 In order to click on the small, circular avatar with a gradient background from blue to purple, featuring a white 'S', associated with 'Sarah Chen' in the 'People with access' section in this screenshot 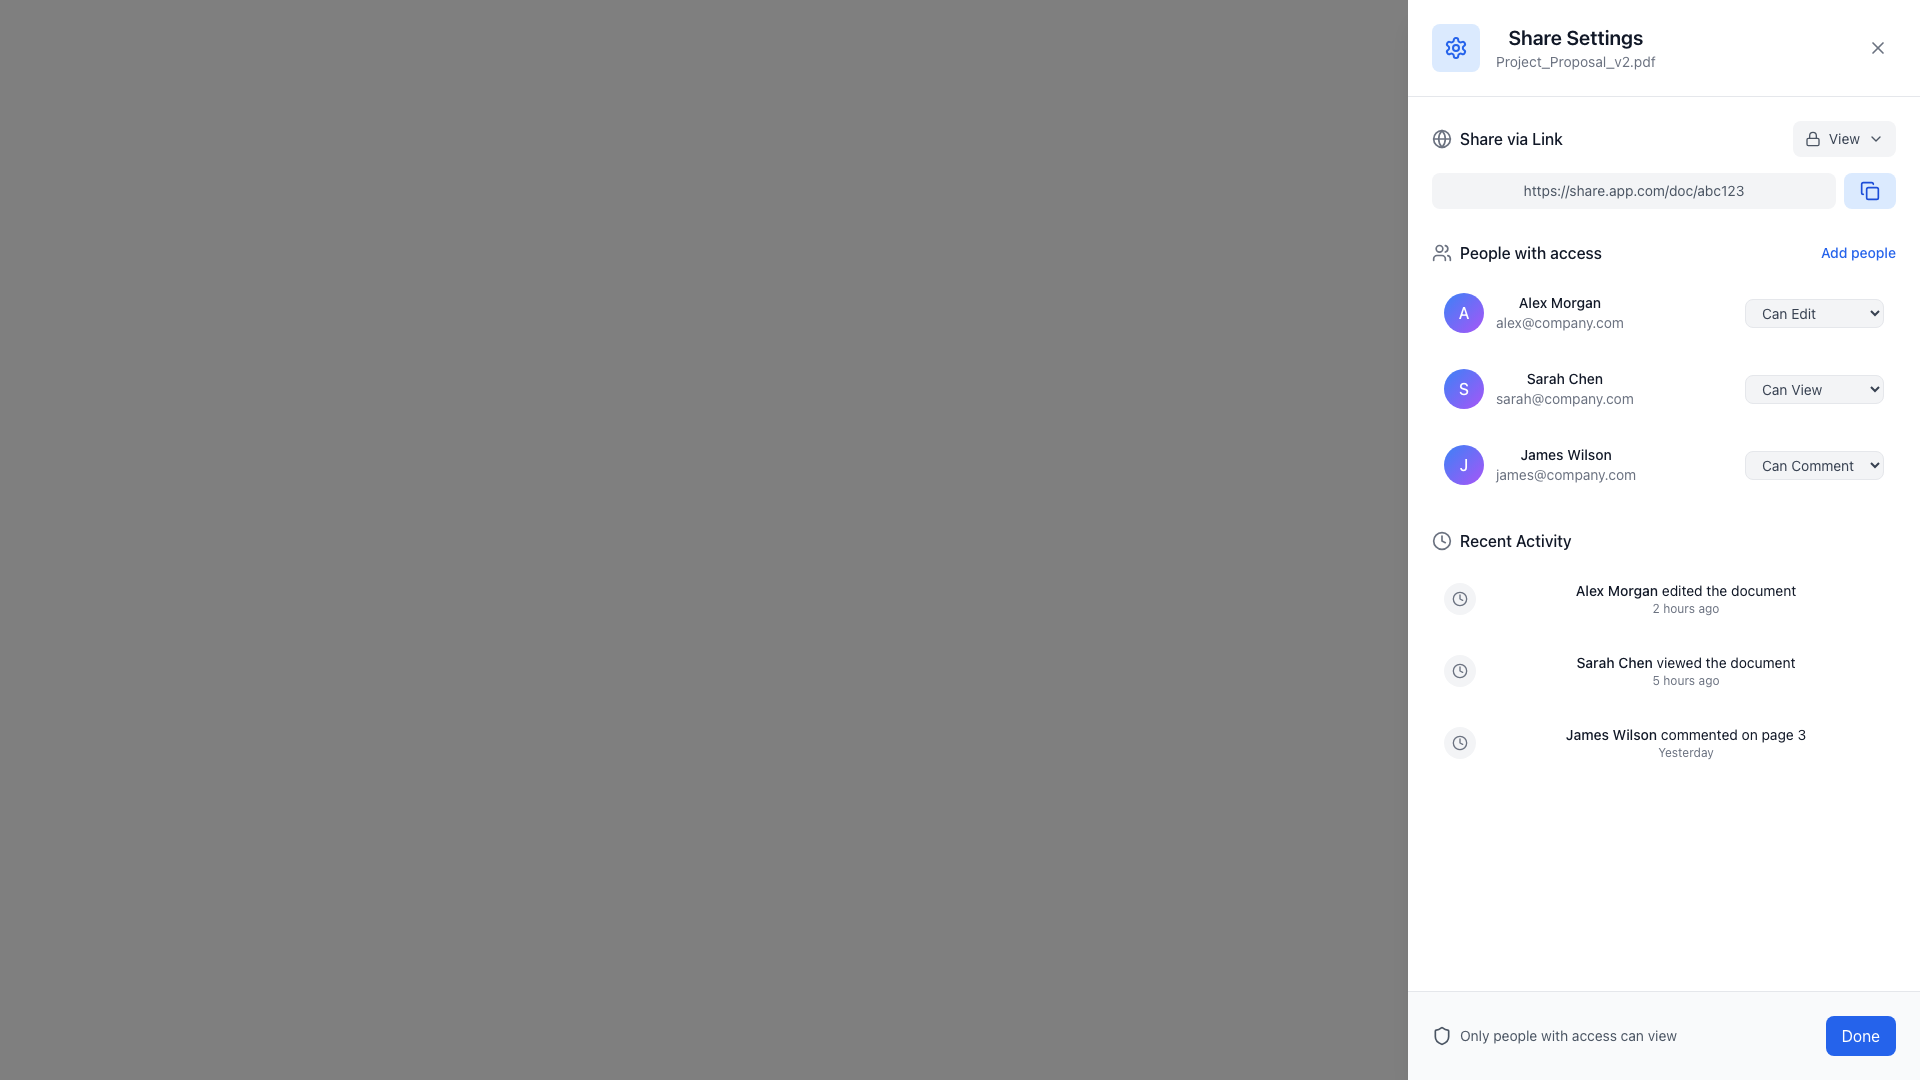, I will do `click(1464, 389)`.